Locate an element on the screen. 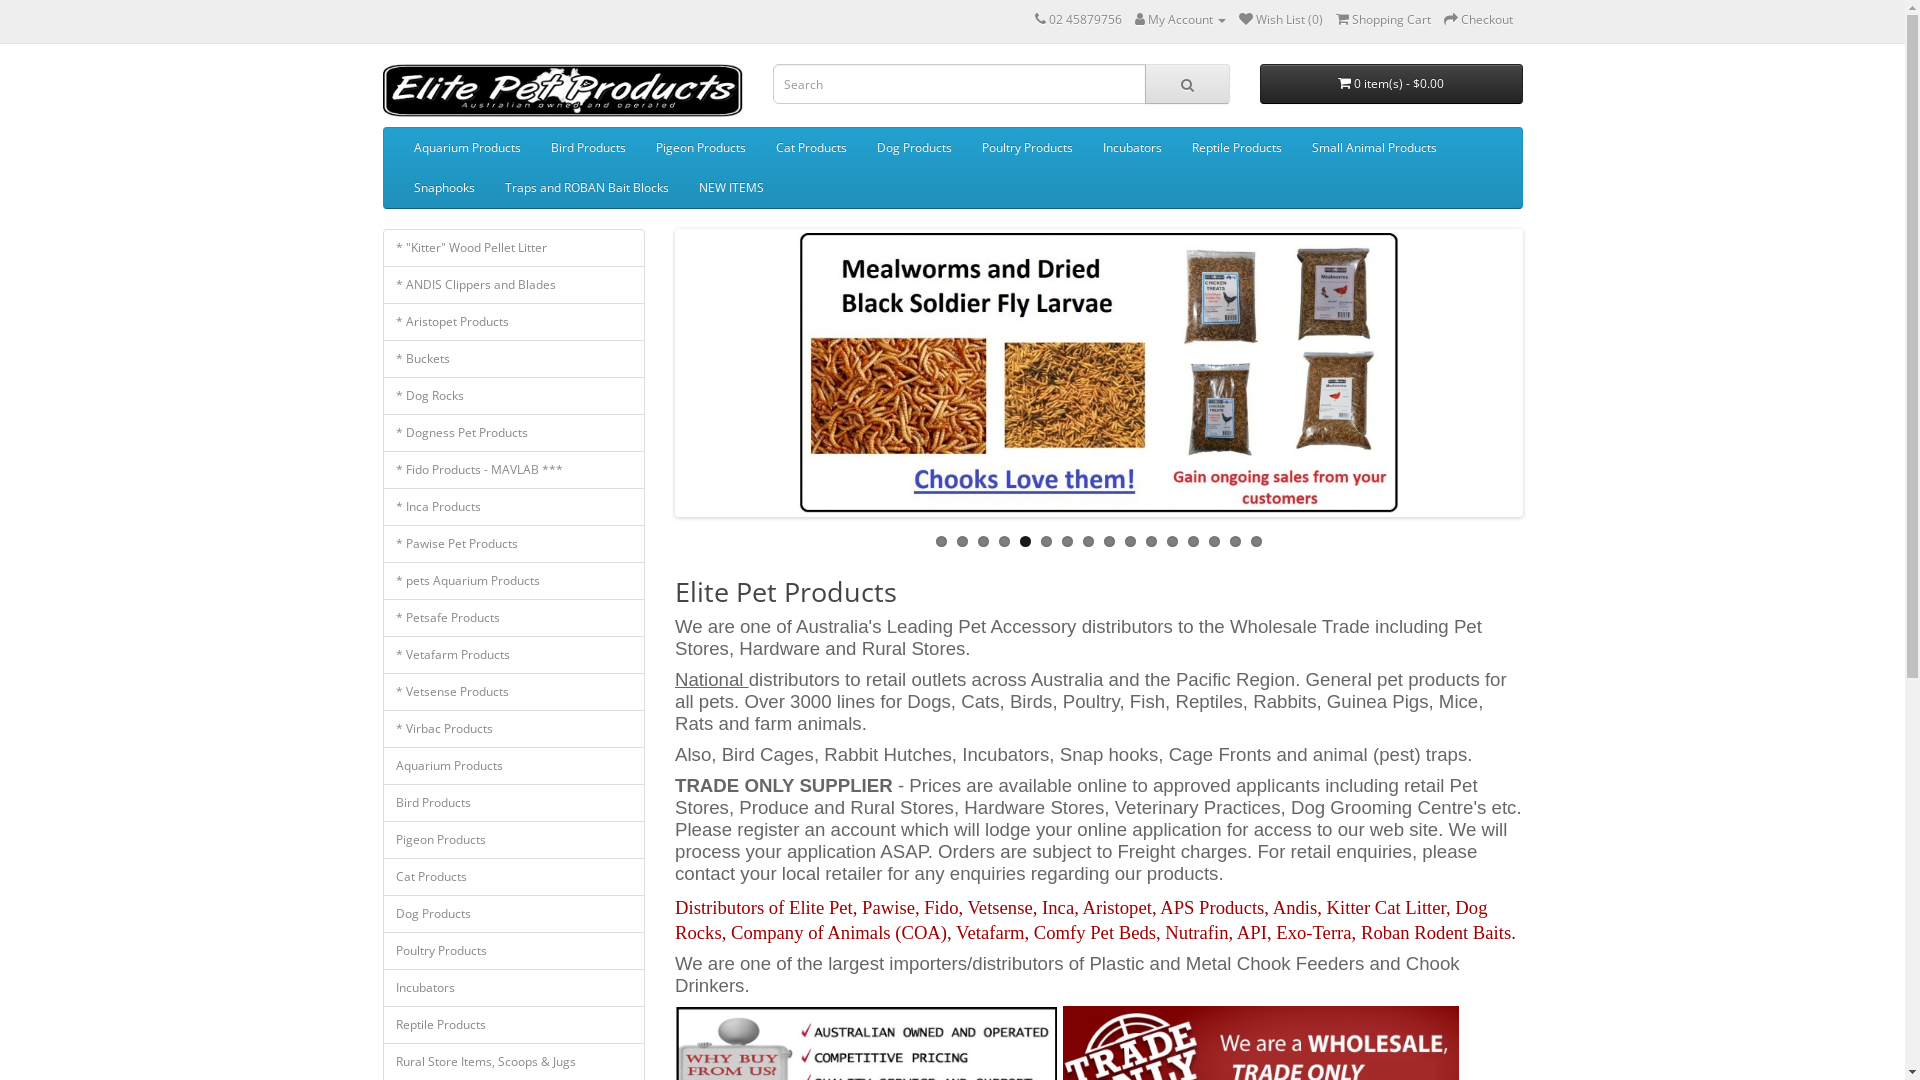 The height and width of the screenshot is (1080, 1920). '* Inca Products' is located at coordinates (513, 505).